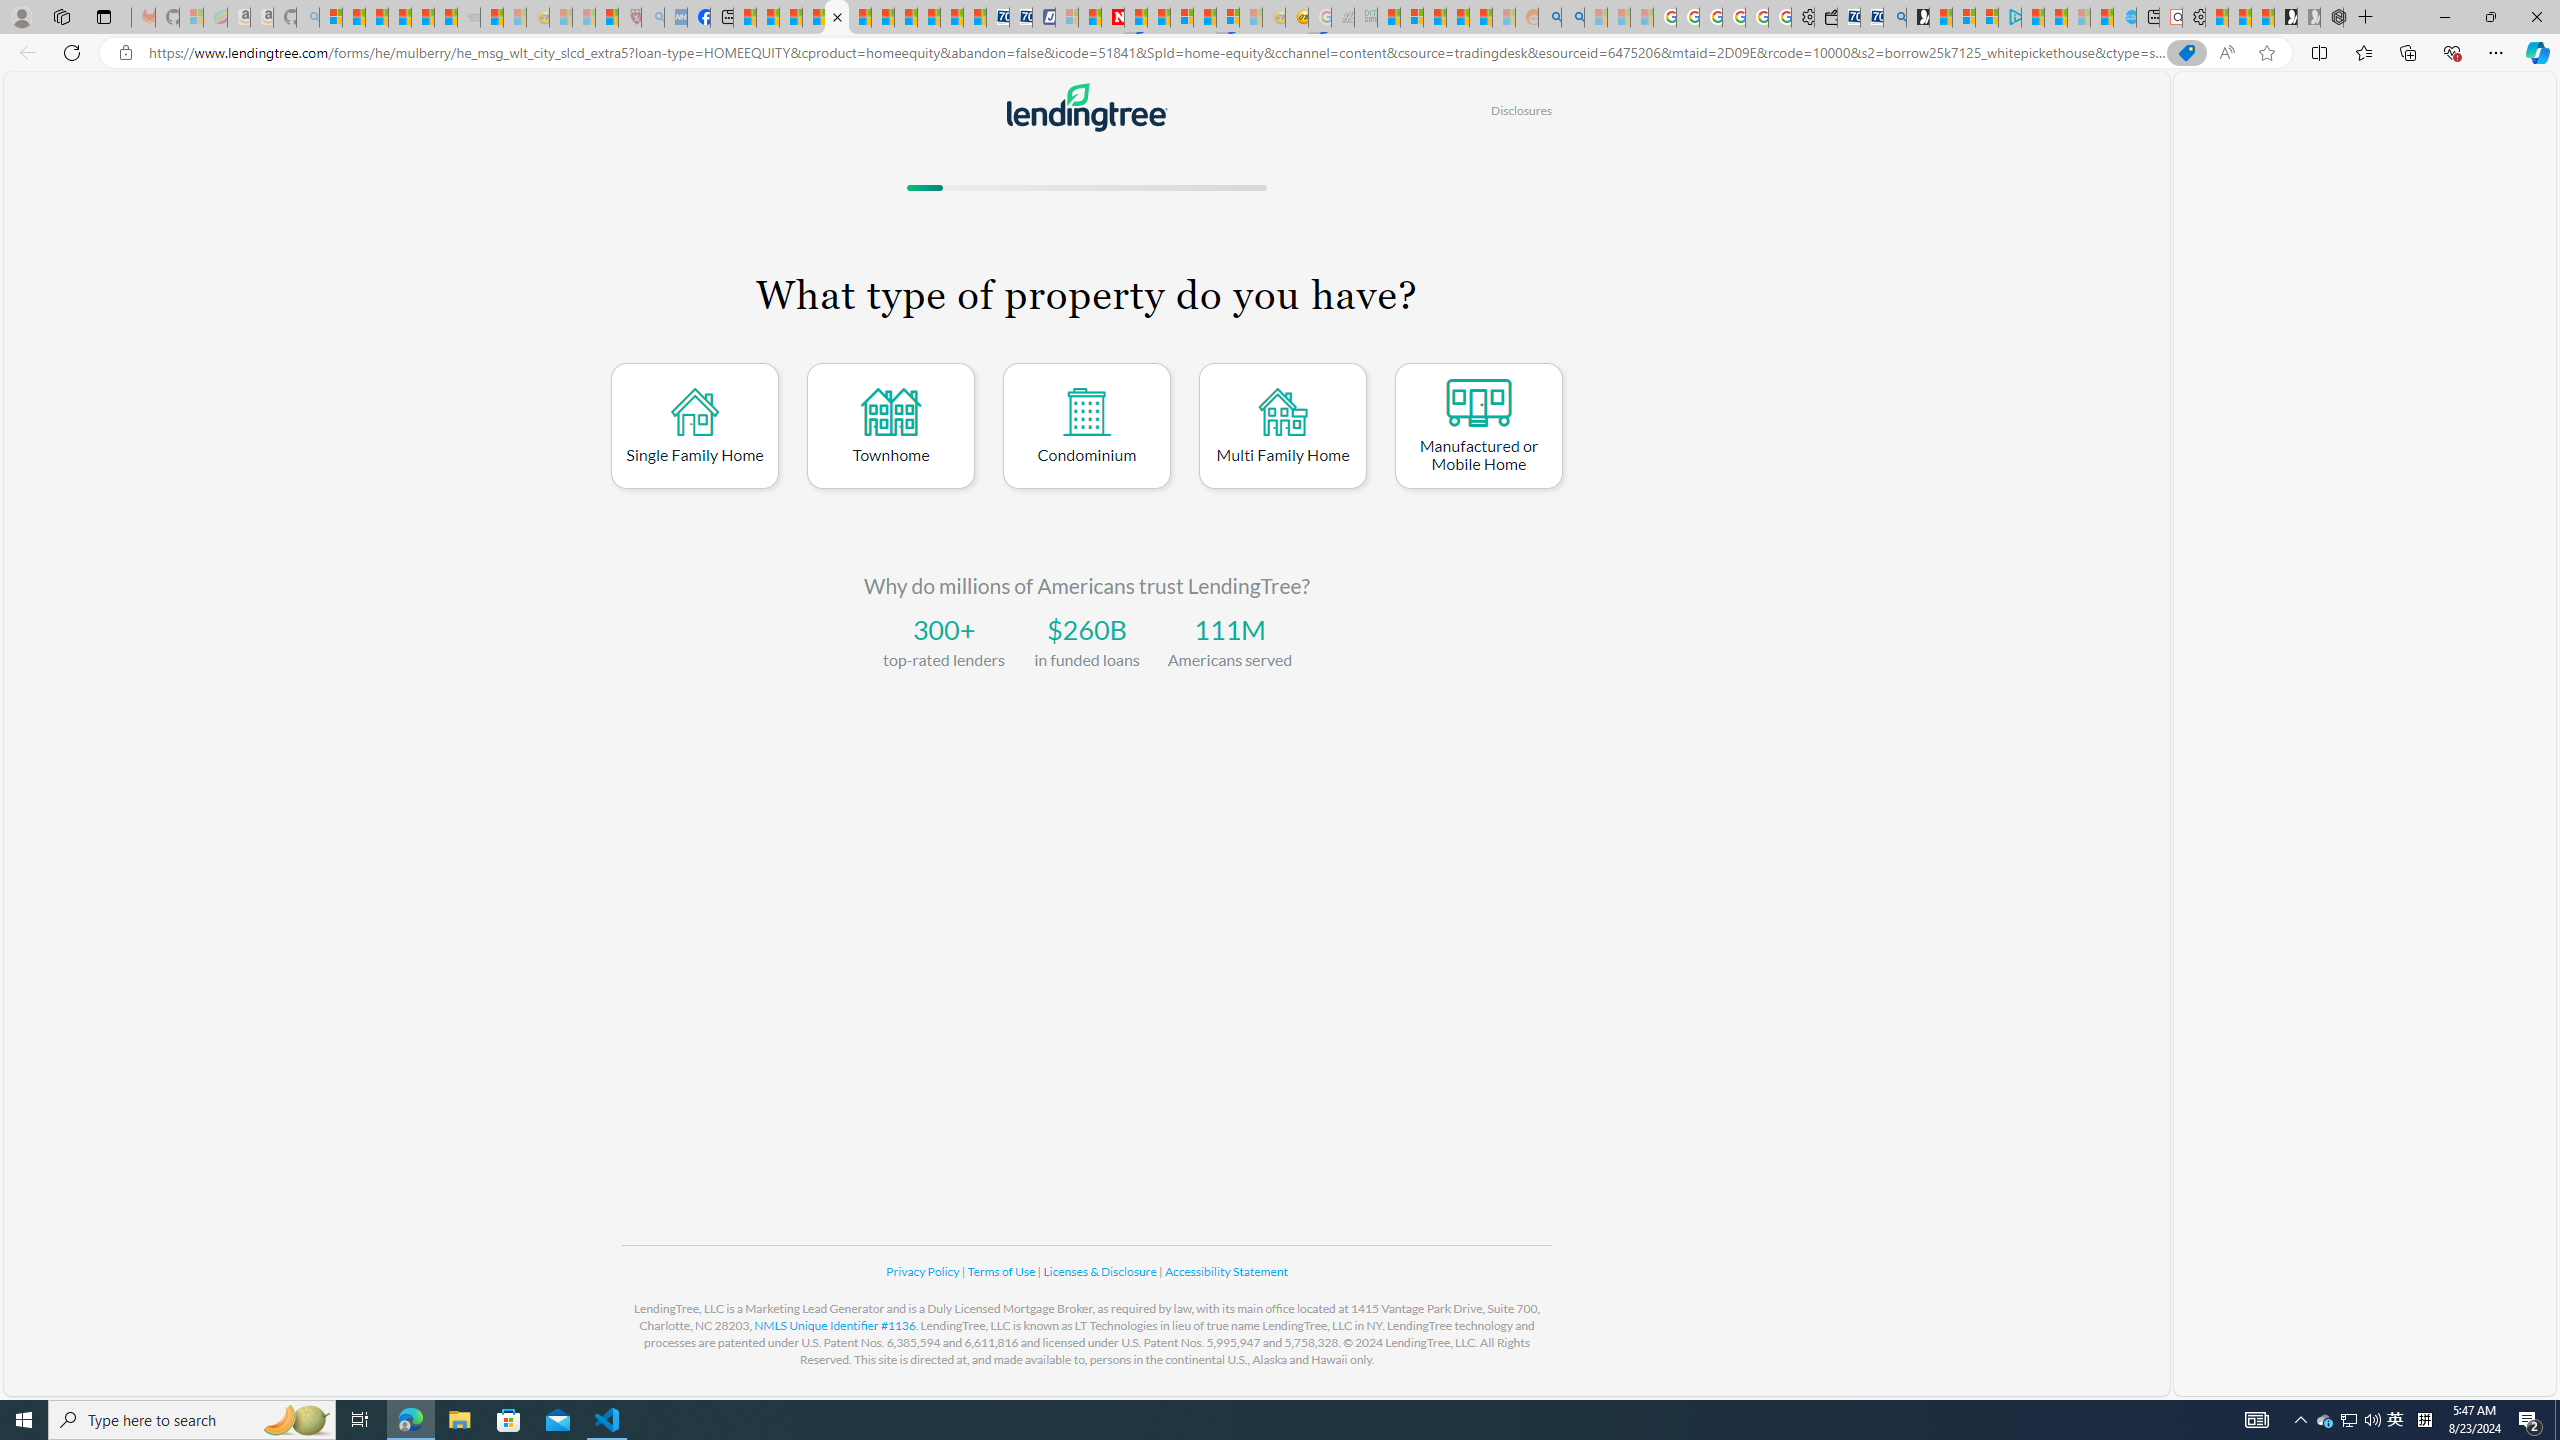  I want to click on 'Student Loan Update: Forgiveness Program Ends This Month', so click(1479, 16).